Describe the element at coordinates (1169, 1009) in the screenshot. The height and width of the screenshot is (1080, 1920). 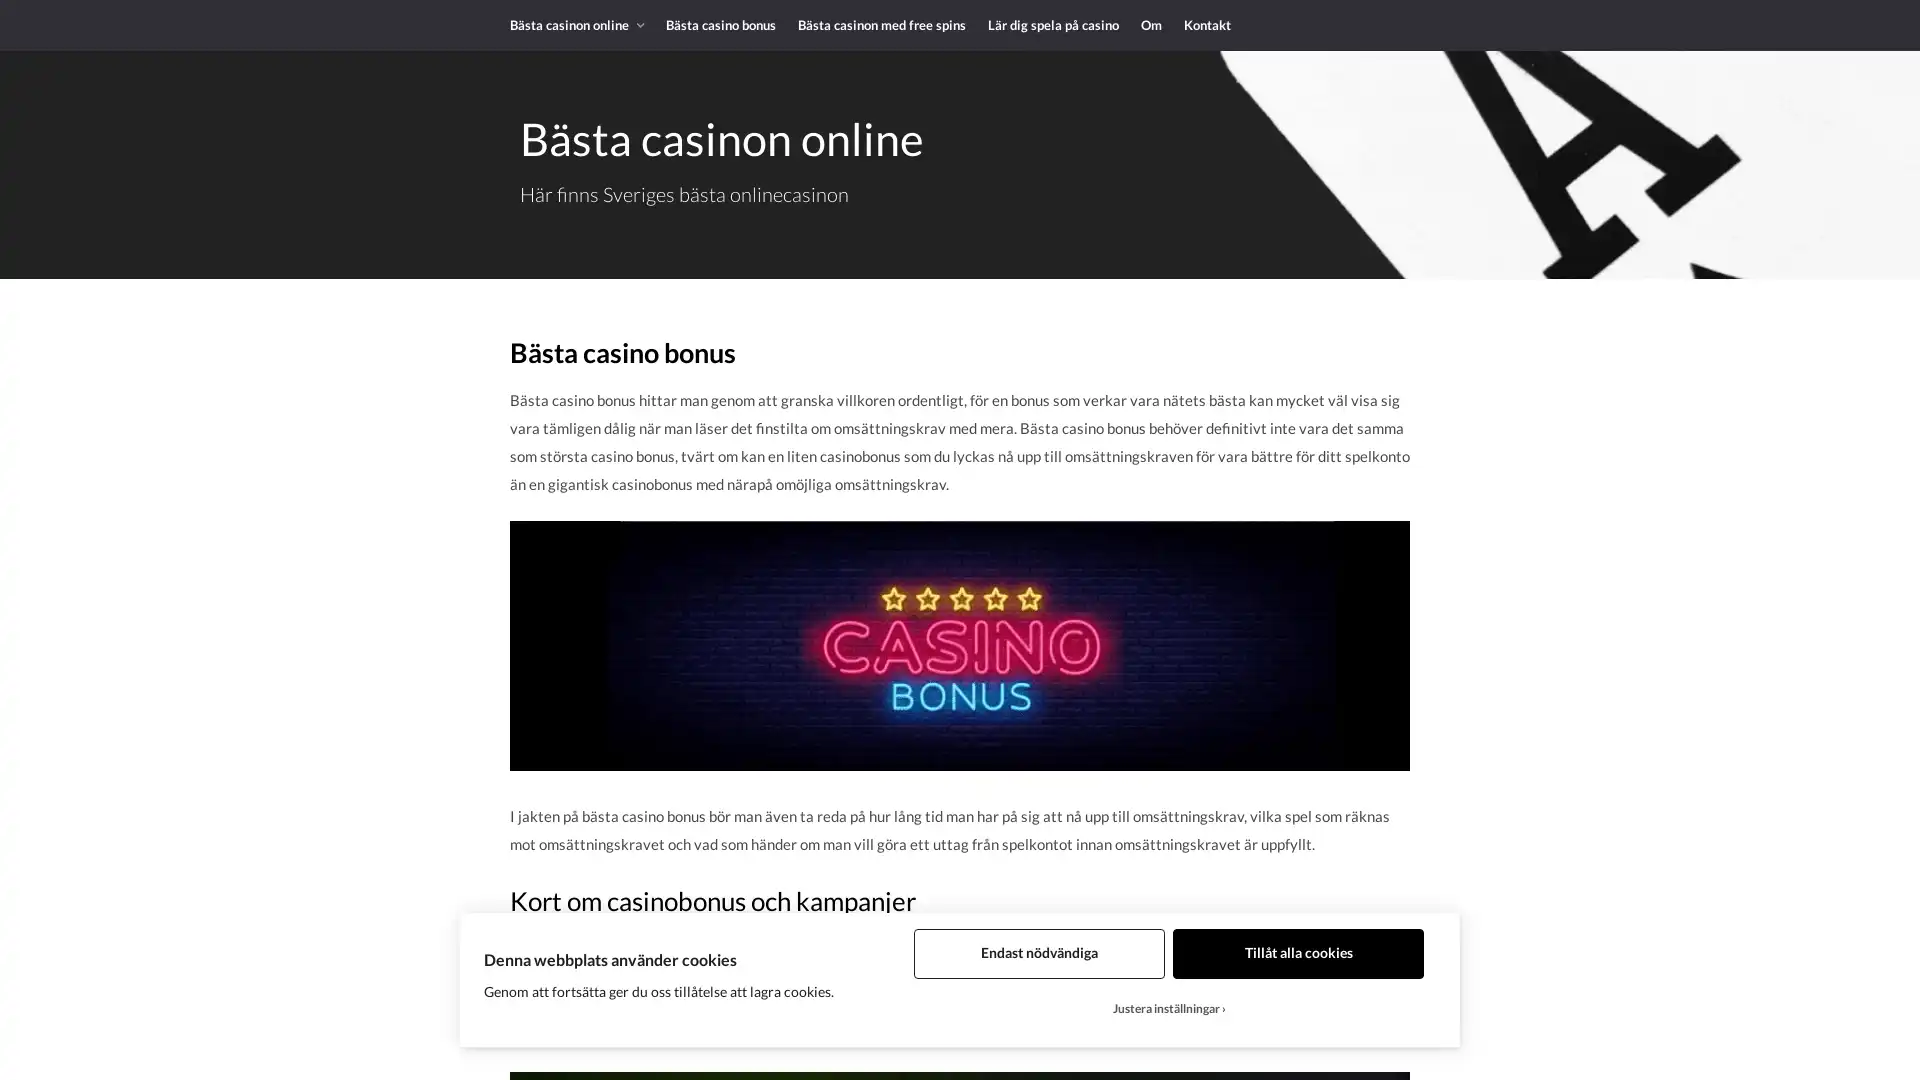
I see `Justera installningar` at that location.